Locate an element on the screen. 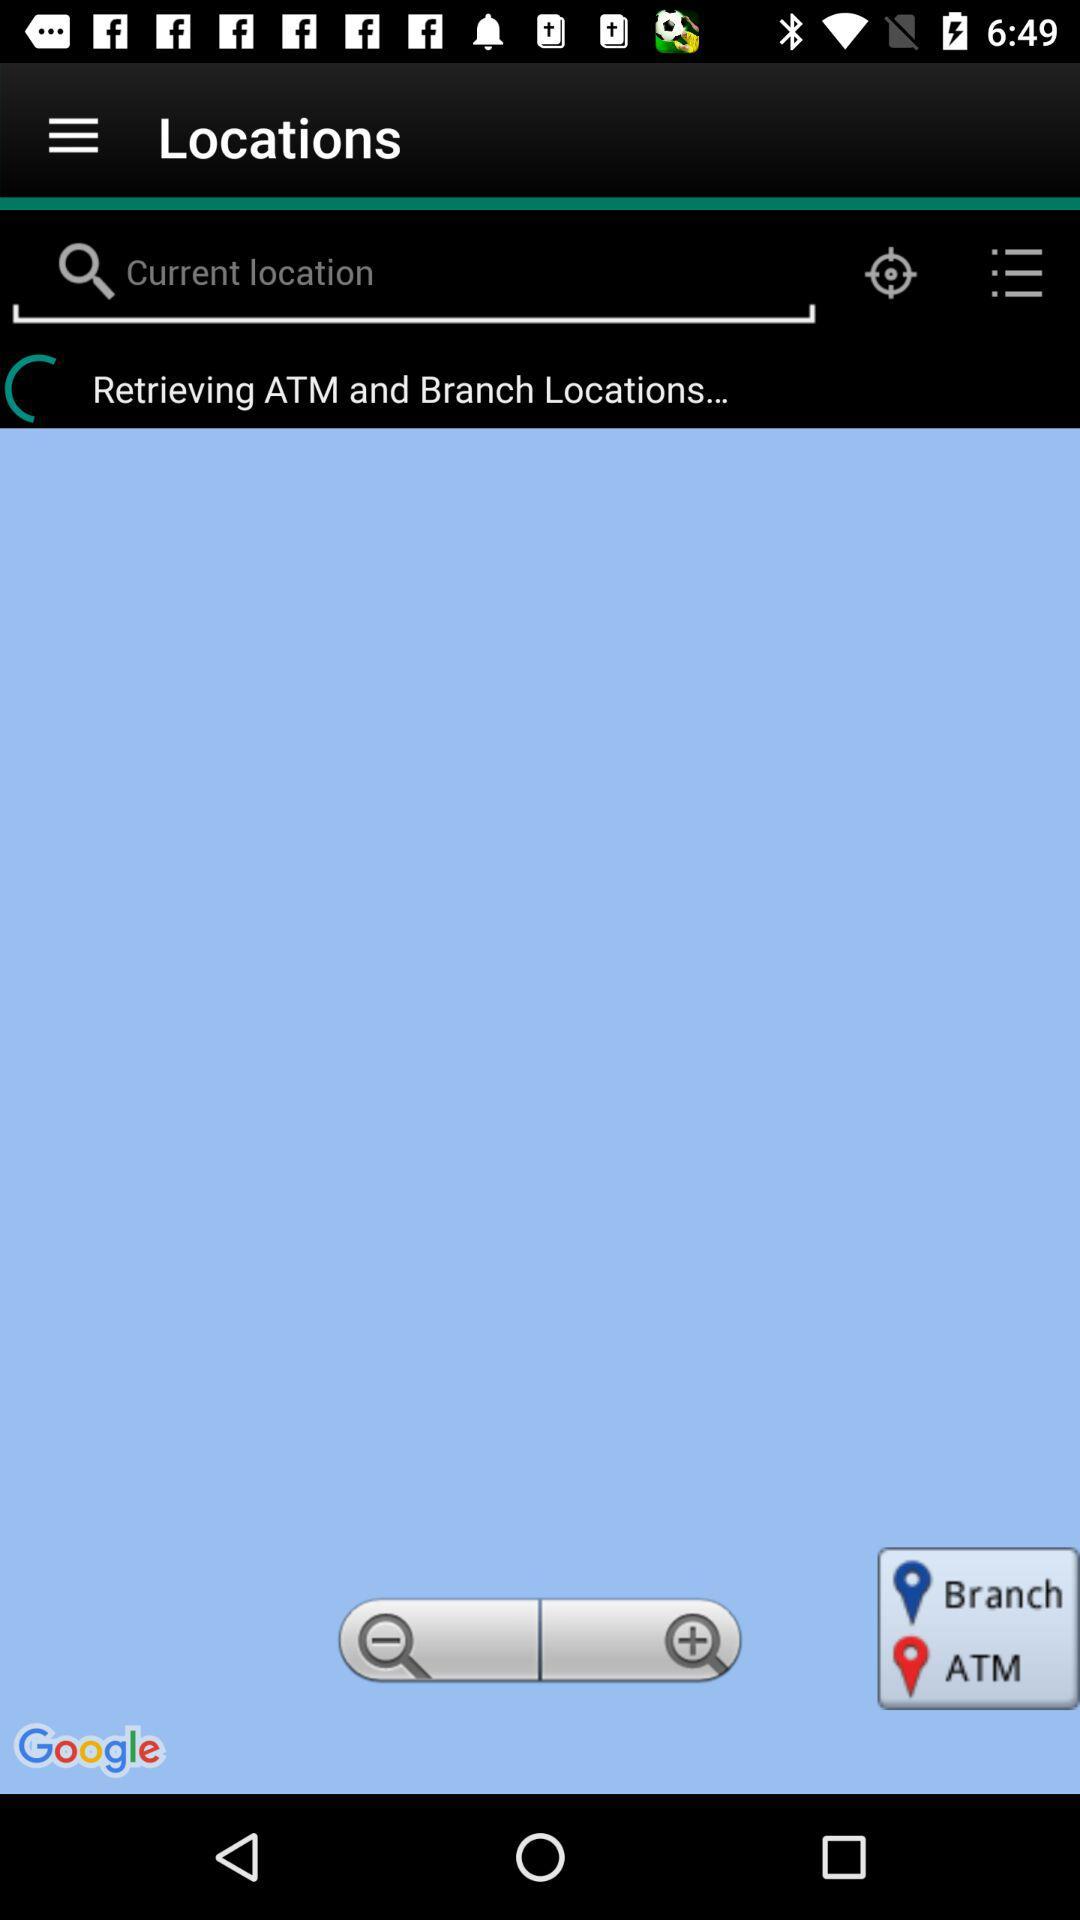 This screenshot has height=1920, width=1080. location is located at coordinates (412, 272).